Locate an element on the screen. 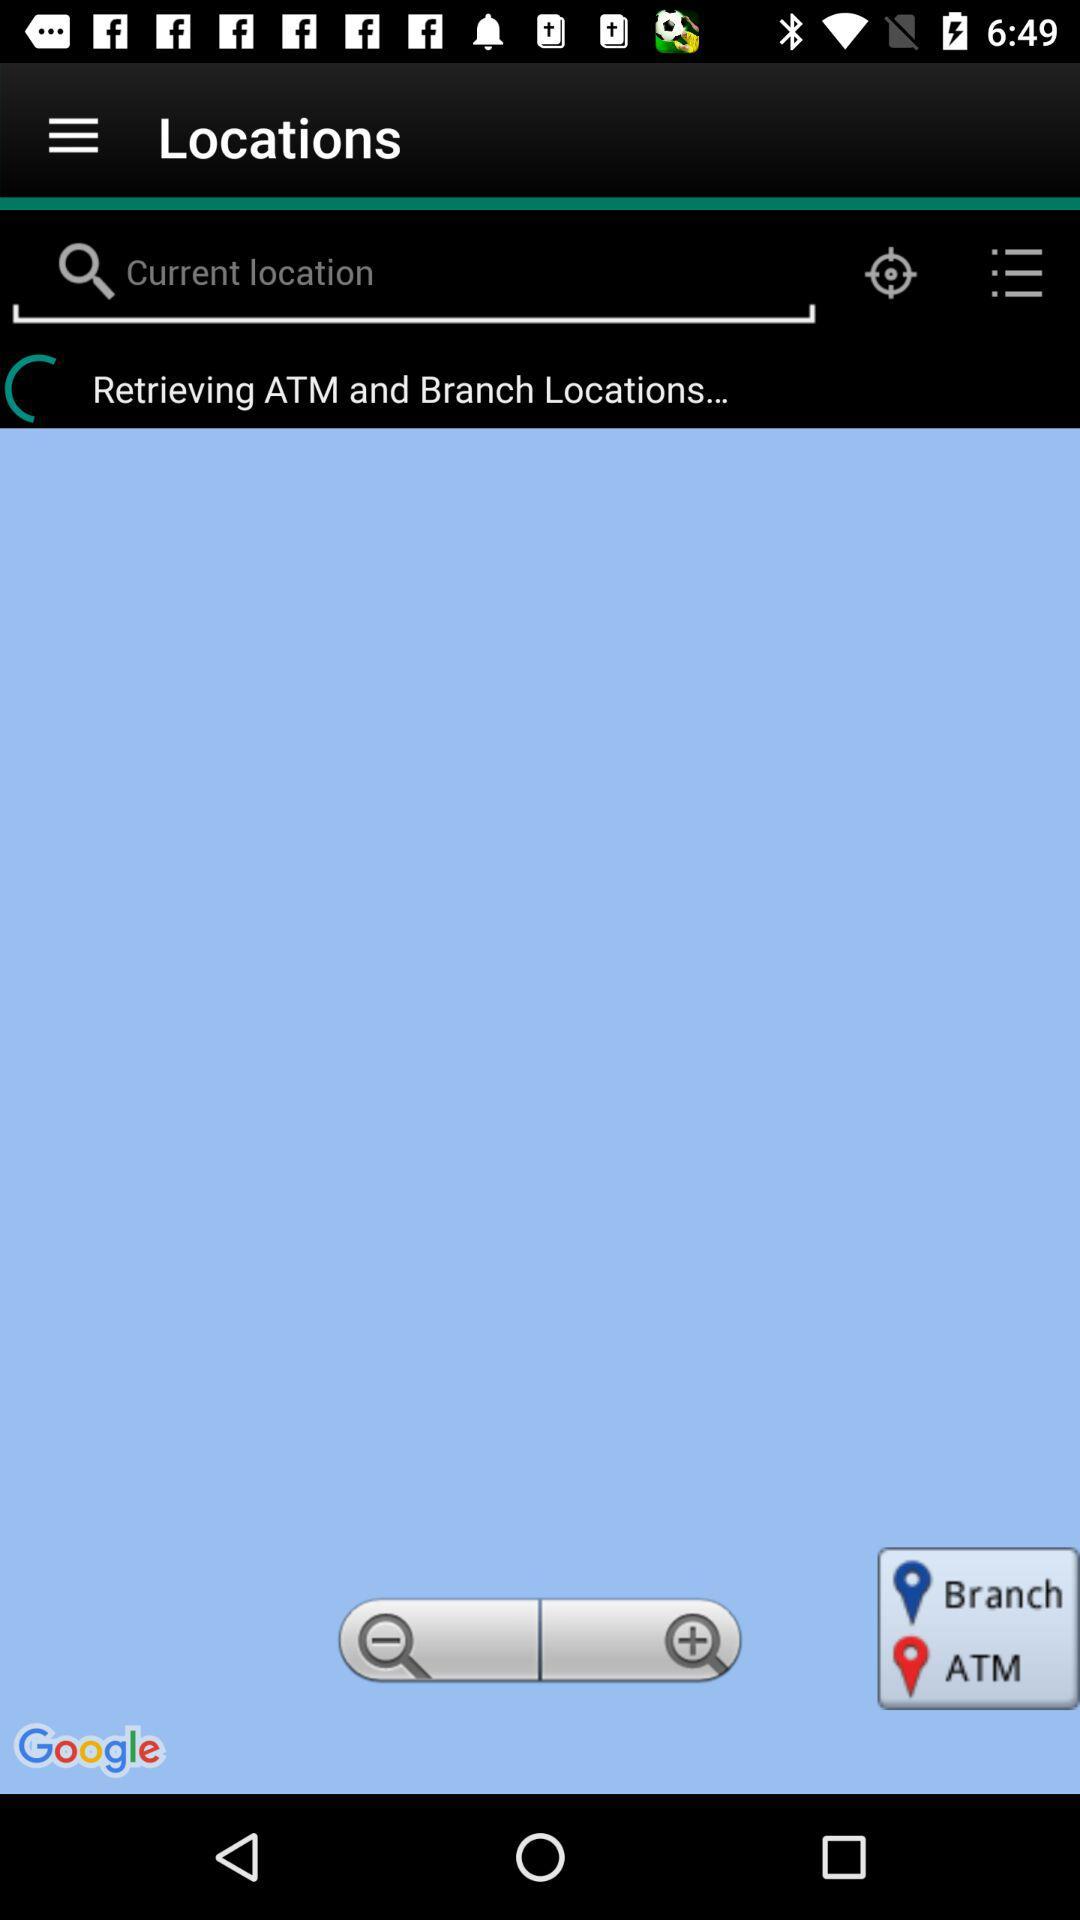 This screenshot has height=1920, width=1080. location is located at coordinates (412, 272).